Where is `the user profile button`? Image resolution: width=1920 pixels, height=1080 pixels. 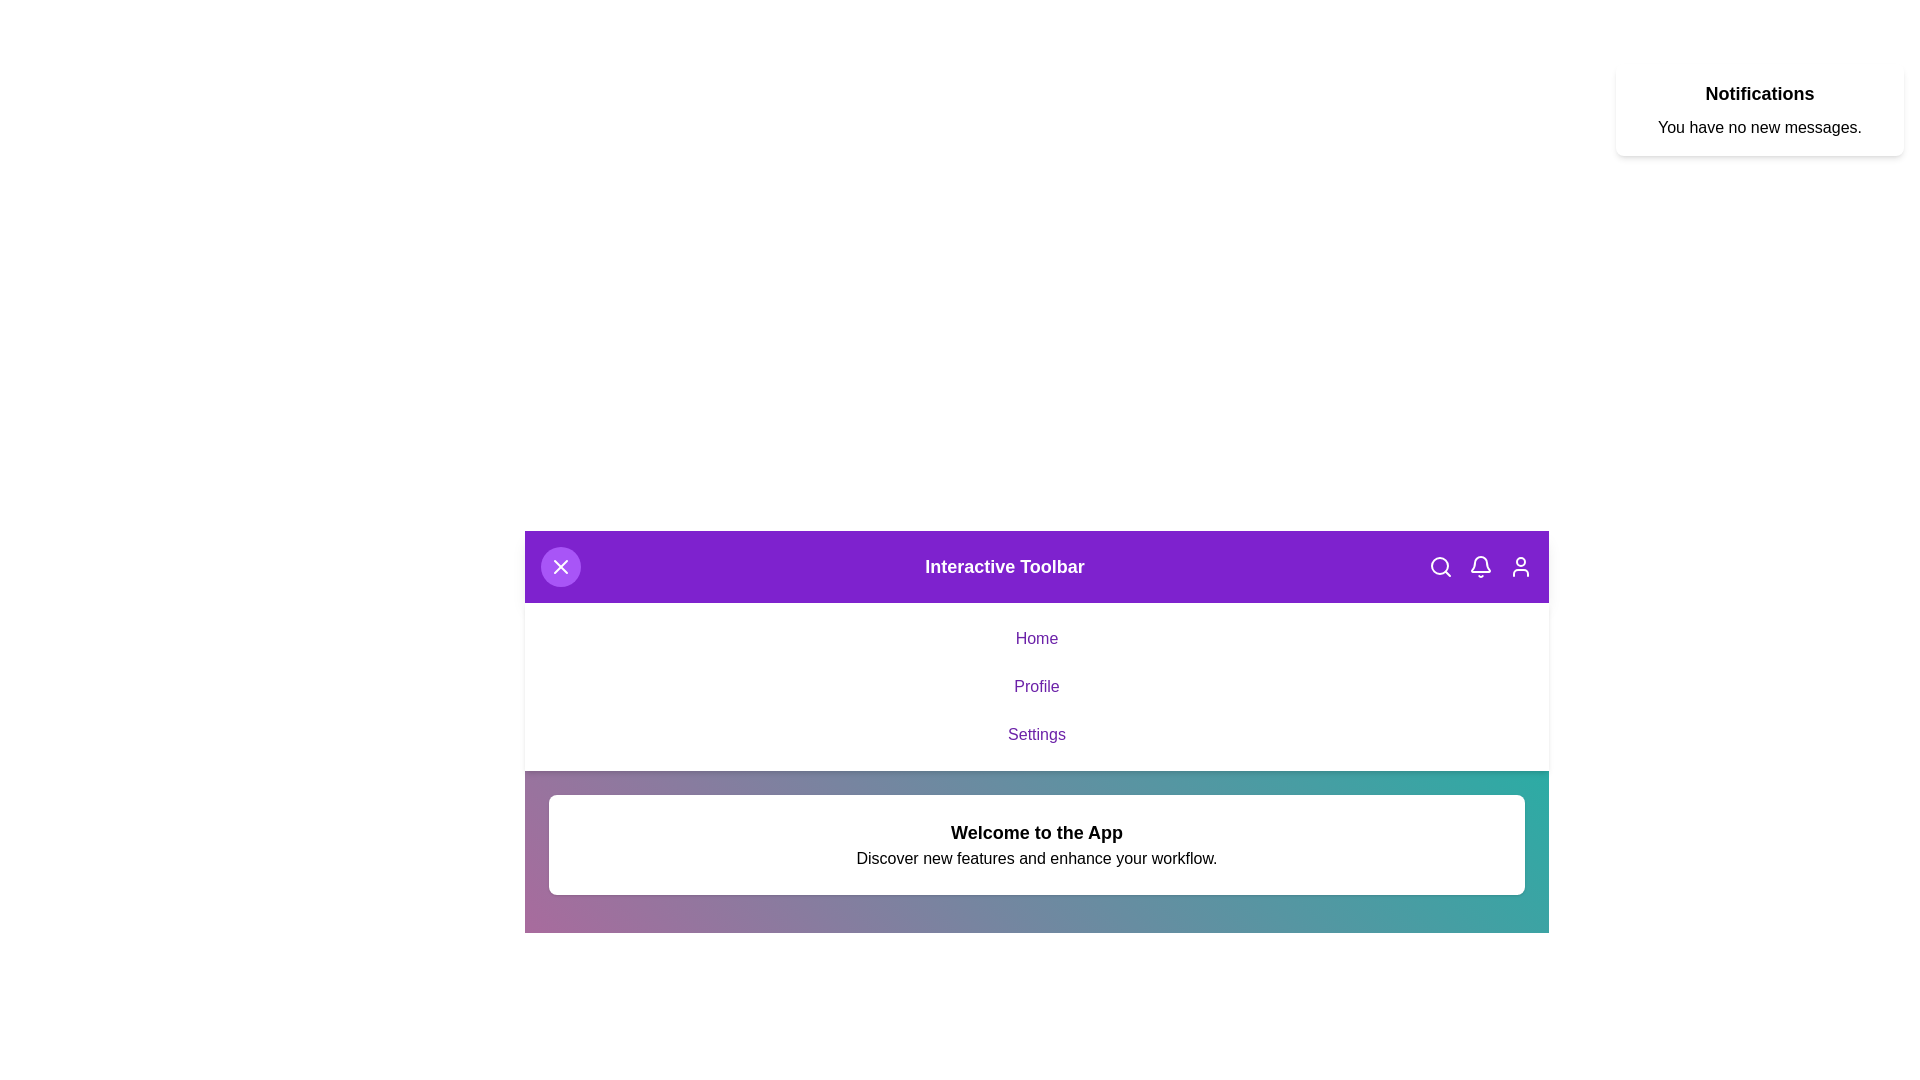 the user profile button is located at coordinates (1520, 567).